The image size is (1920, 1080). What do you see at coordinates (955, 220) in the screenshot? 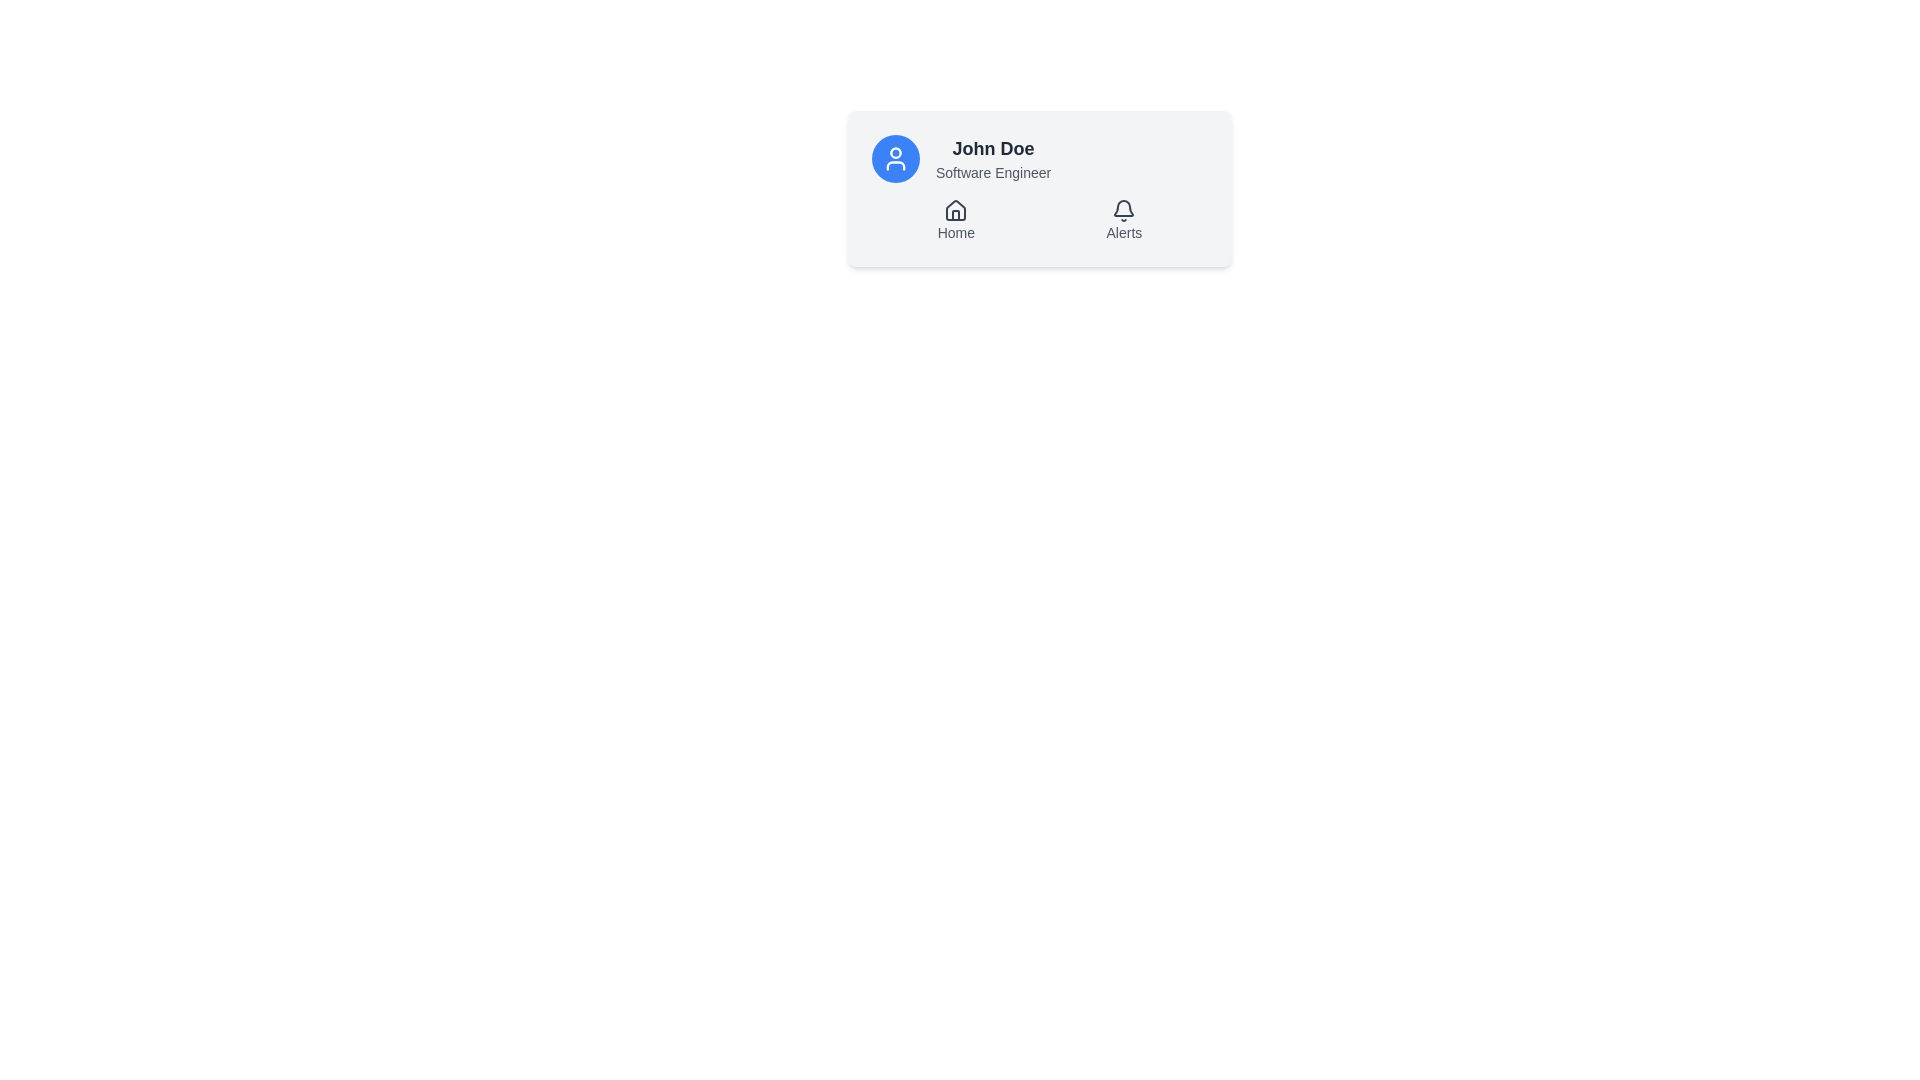
I see `the first navigation item` at bounding box center [955, 220].